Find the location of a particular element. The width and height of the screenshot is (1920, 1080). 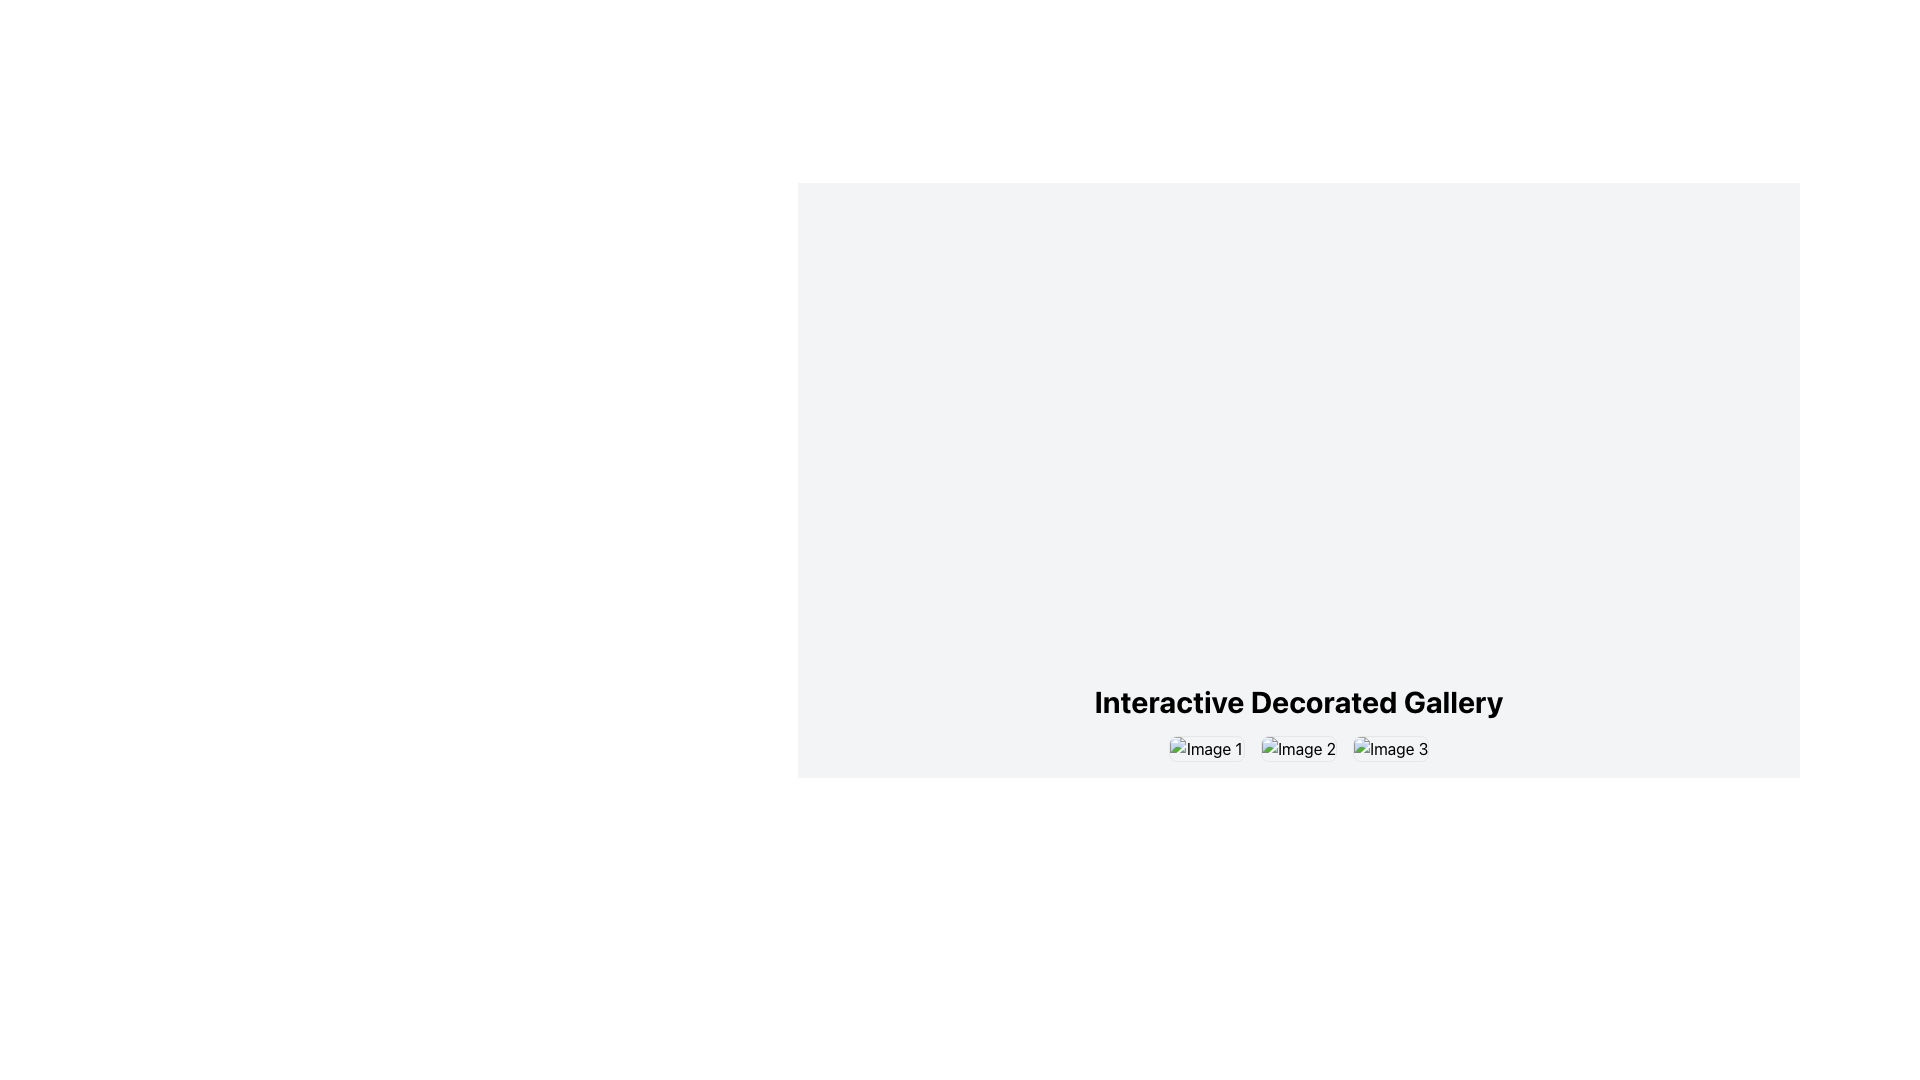

the camera icon graphic component located at the center-right of the interface, which serves as a visual representation of camera functionalities is located at coordinates (1390, 748).